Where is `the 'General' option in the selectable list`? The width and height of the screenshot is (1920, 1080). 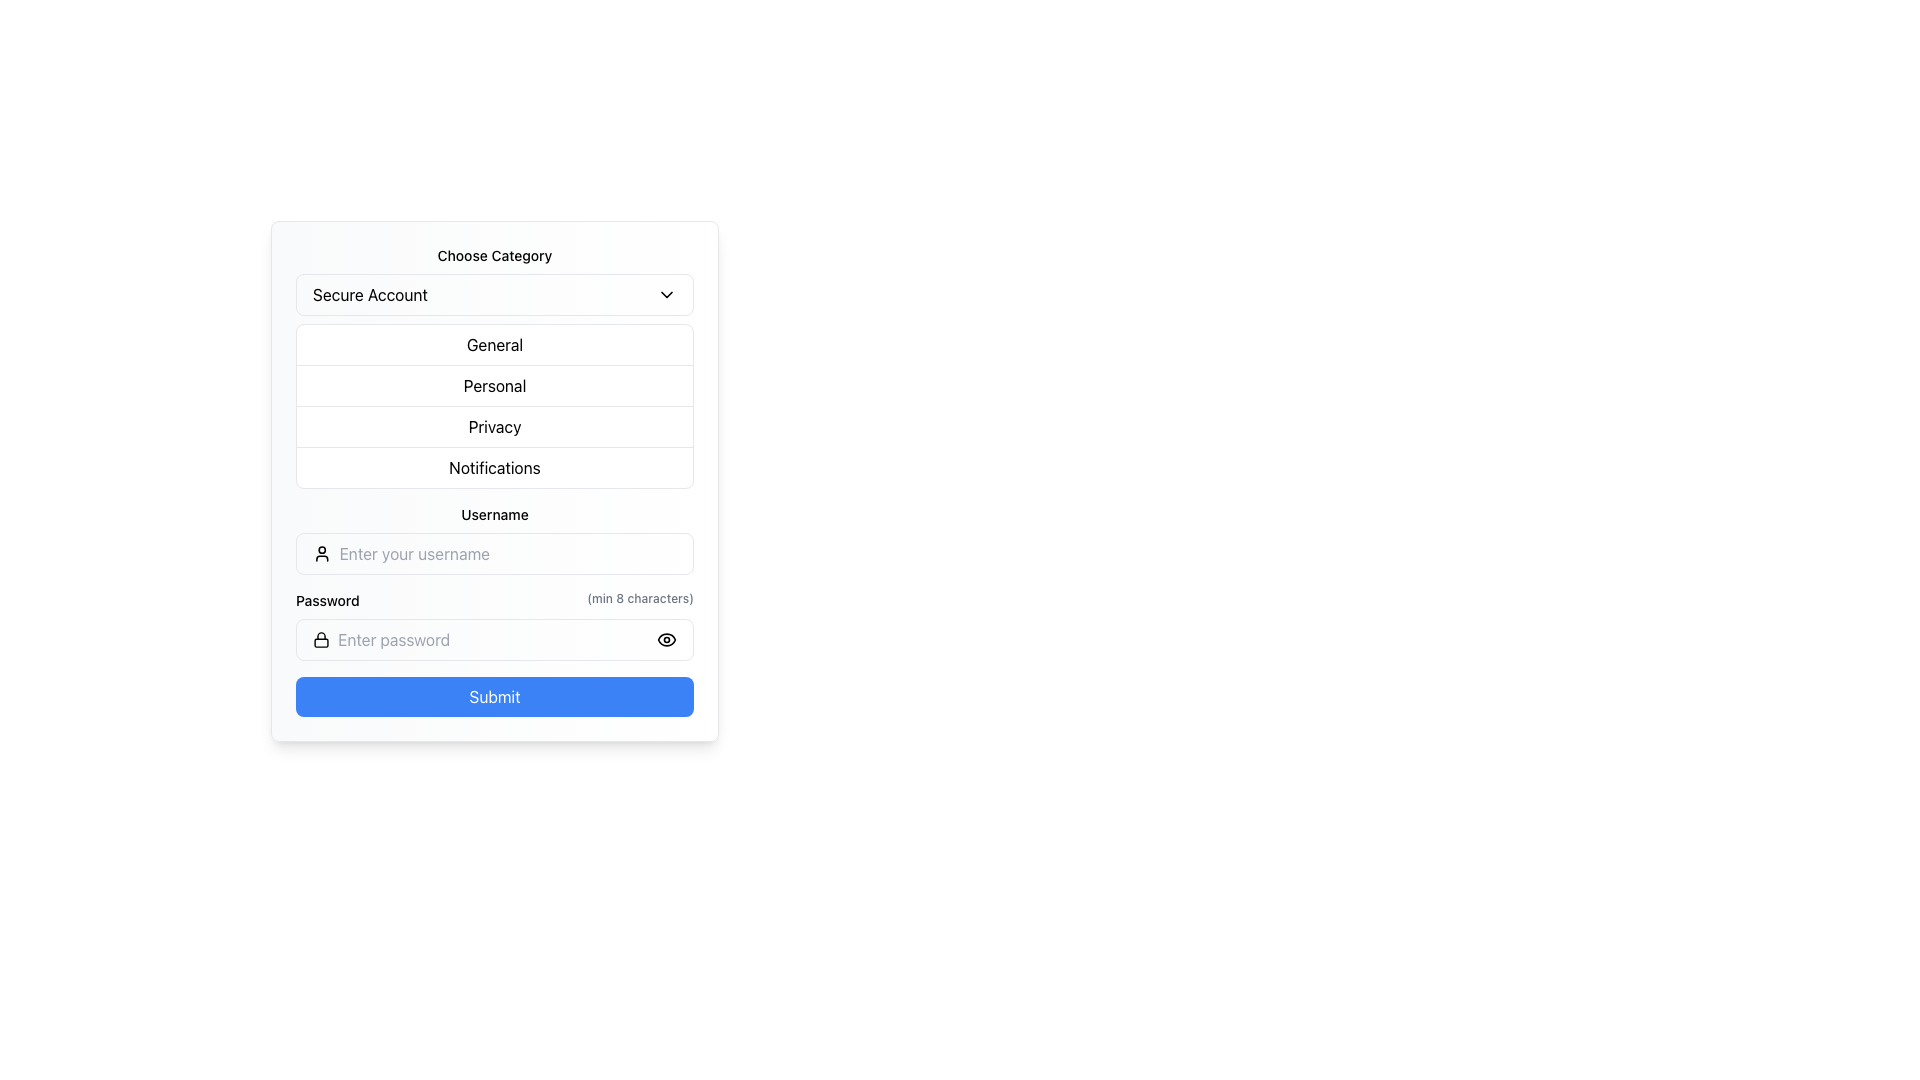 the 'General' option in the selectable list is located at coordinates (494, 343).